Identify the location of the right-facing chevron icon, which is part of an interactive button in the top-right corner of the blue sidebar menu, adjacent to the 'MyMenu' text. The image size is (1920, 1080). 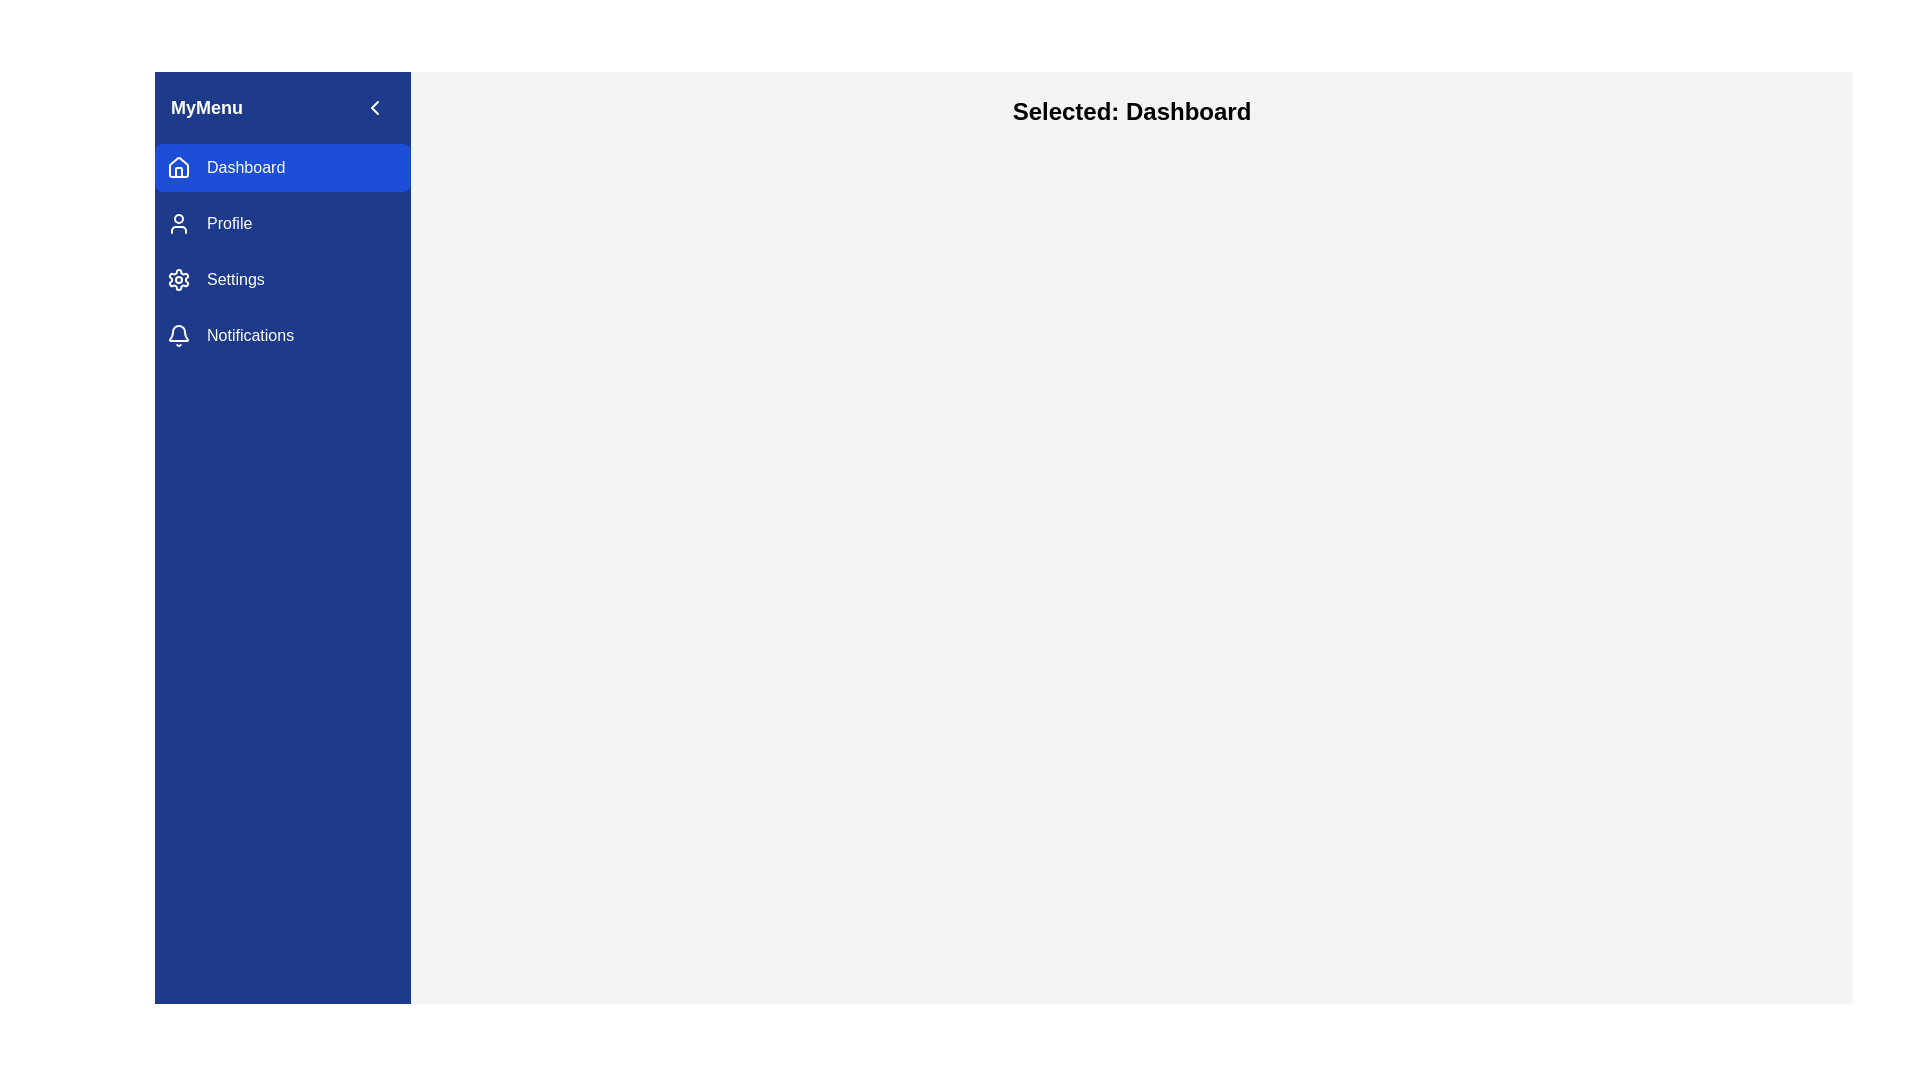
(374, 108).